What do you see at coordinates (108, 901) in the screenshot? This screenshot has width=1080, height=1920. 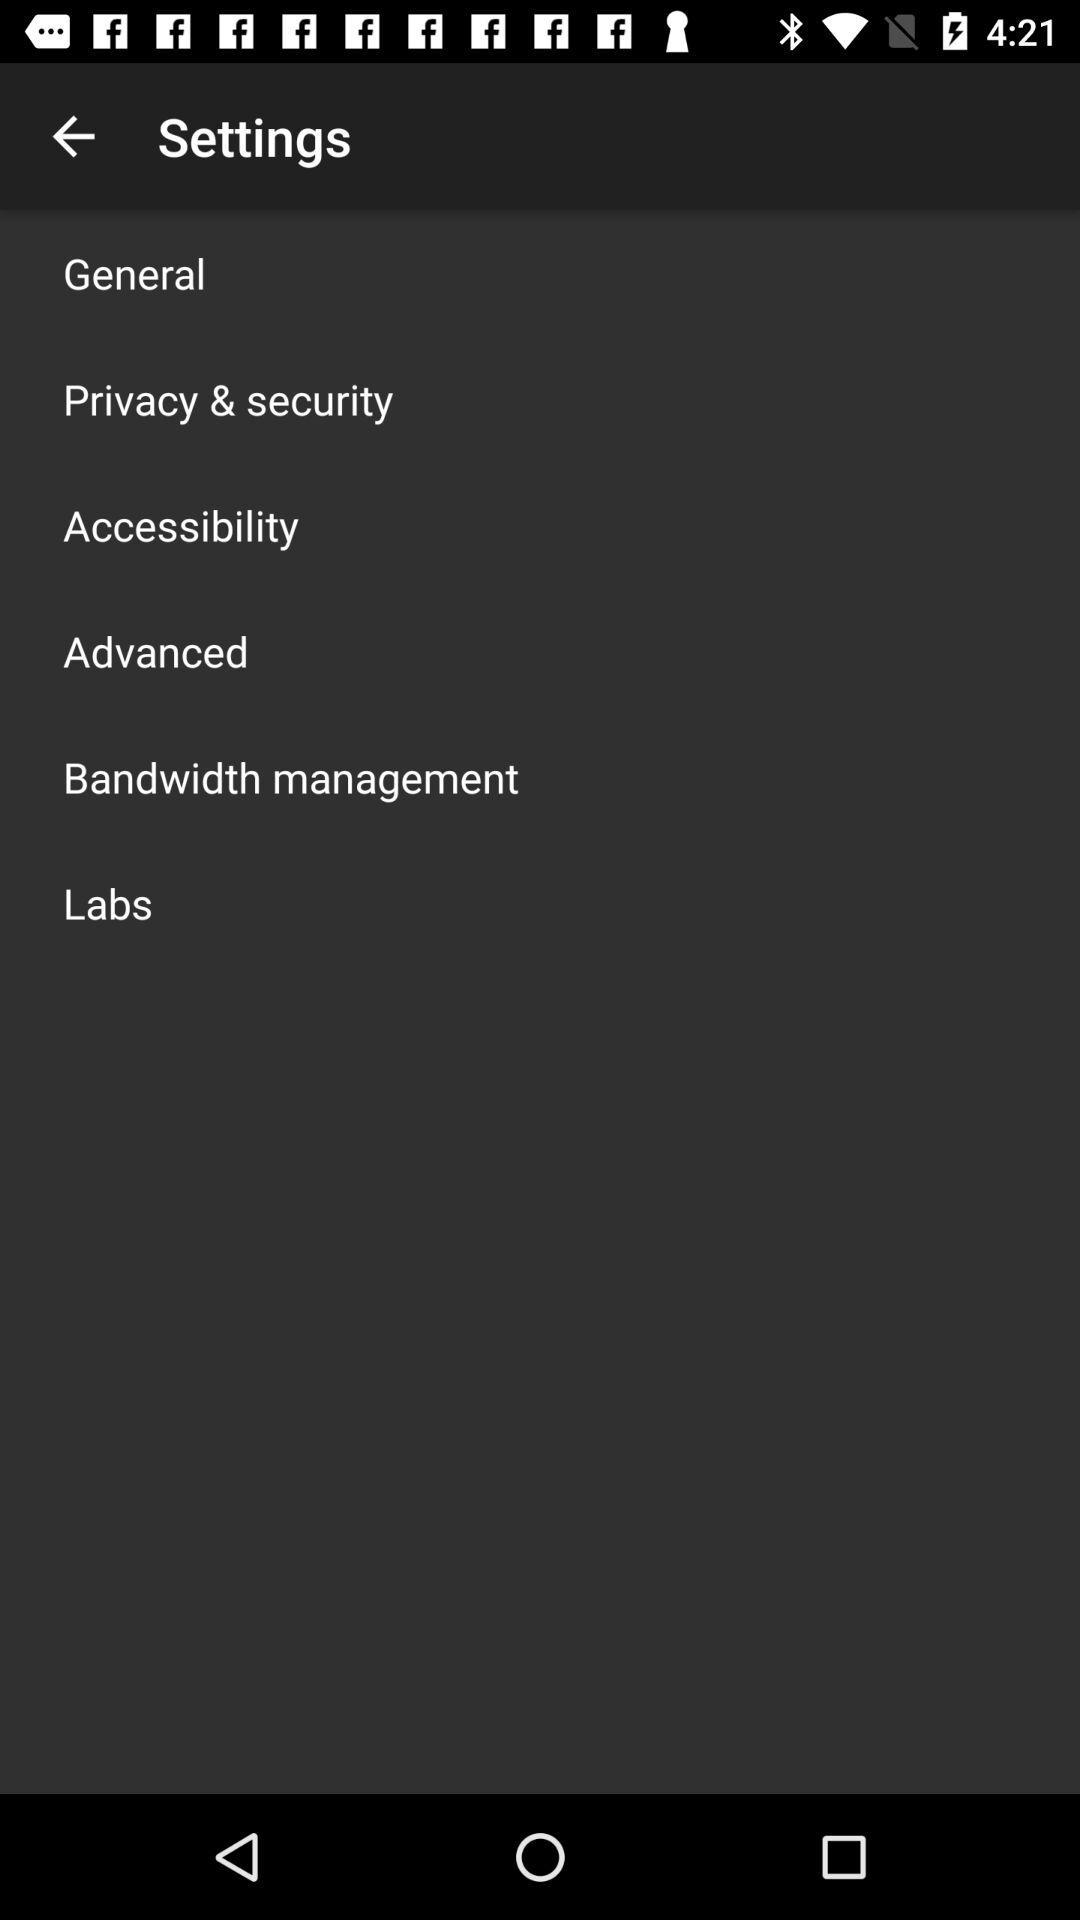 I see `item below bandwidth management app` at bounding box center [108, 901].